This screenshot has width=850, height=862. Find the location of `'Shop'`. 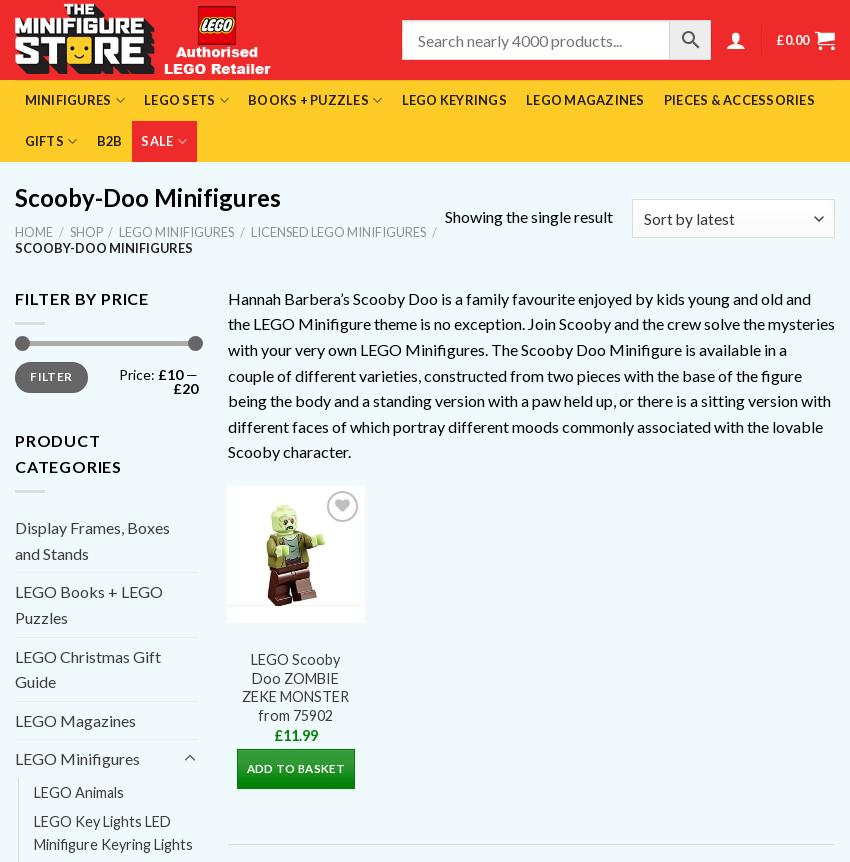

'Shop' is located at coordinates (85, 230).